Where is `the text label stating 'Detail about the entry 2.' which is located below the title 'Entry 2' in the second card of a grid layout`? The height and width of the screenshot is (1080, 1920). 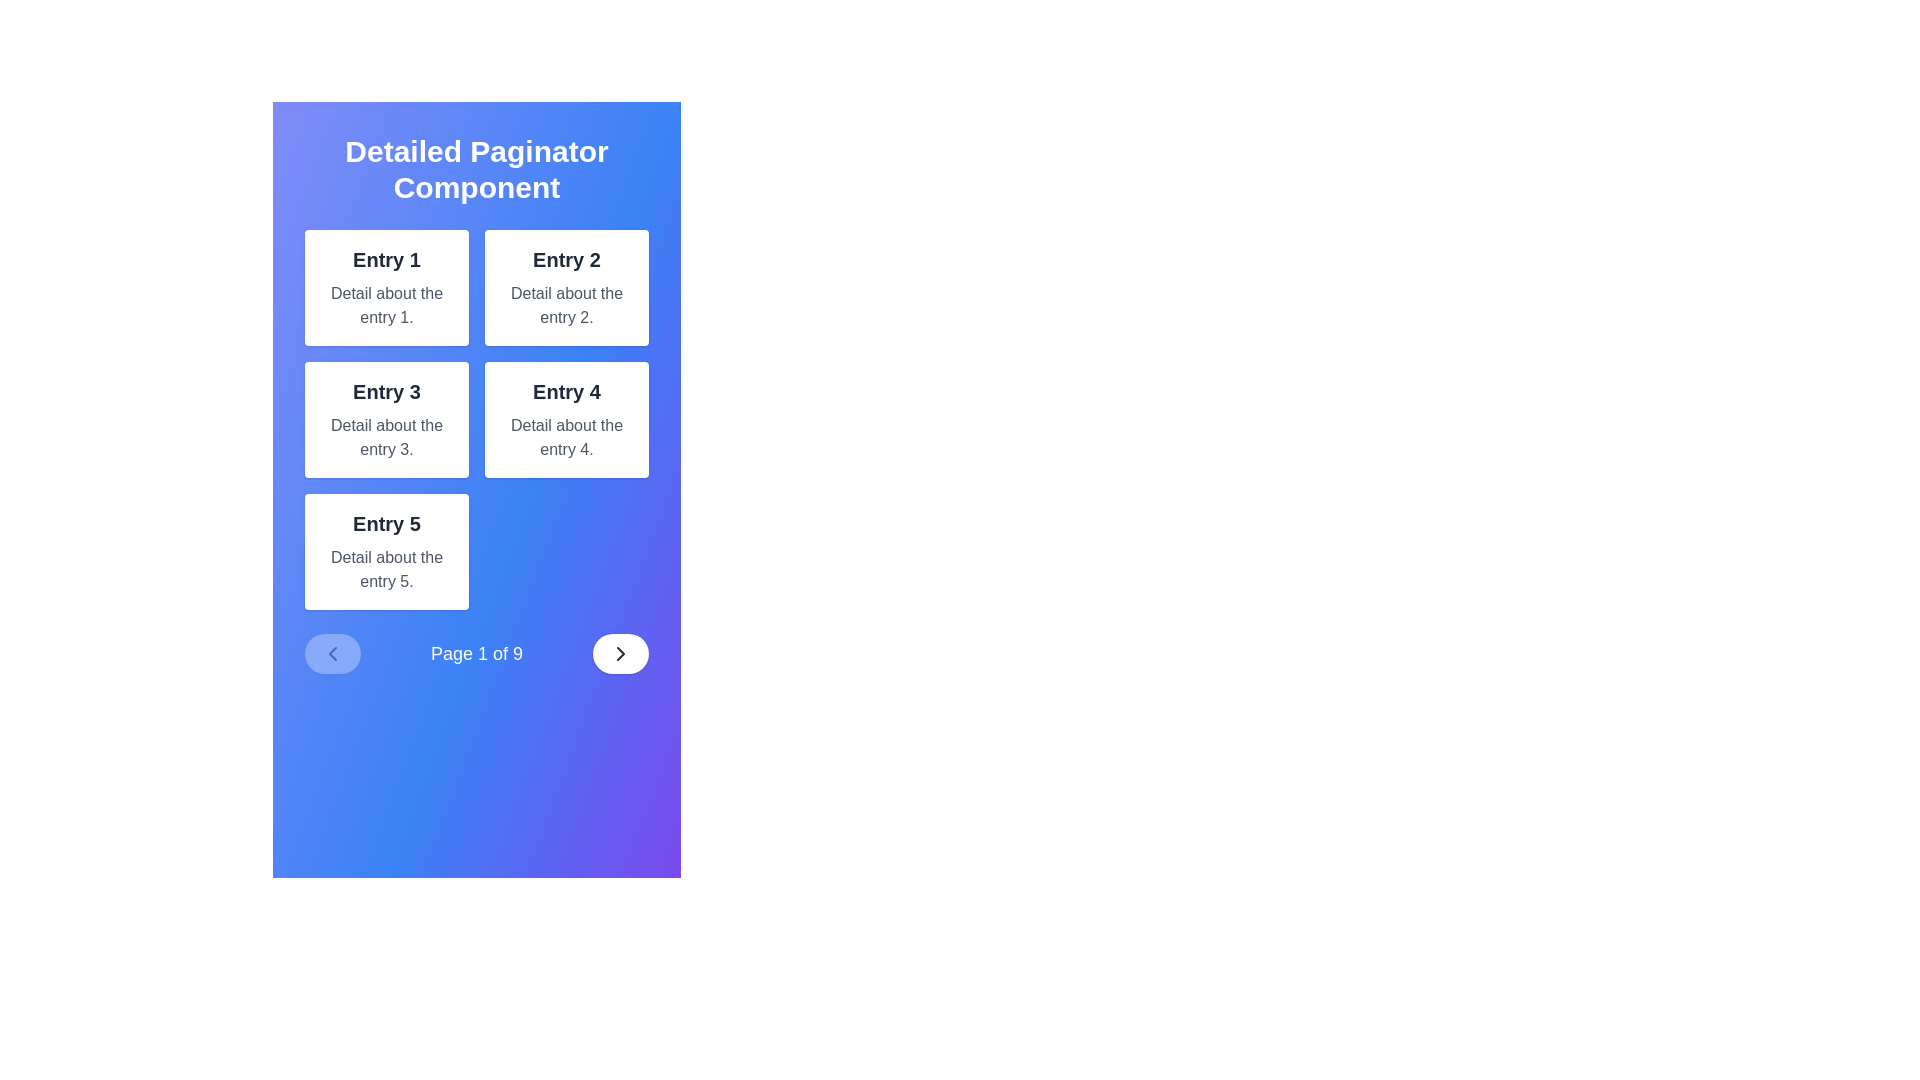 the text label stating 'Detail about the entry 2.' which is located below the title 'Entry 2' in the second card of a grid layout is located at coordinates (565, 305).